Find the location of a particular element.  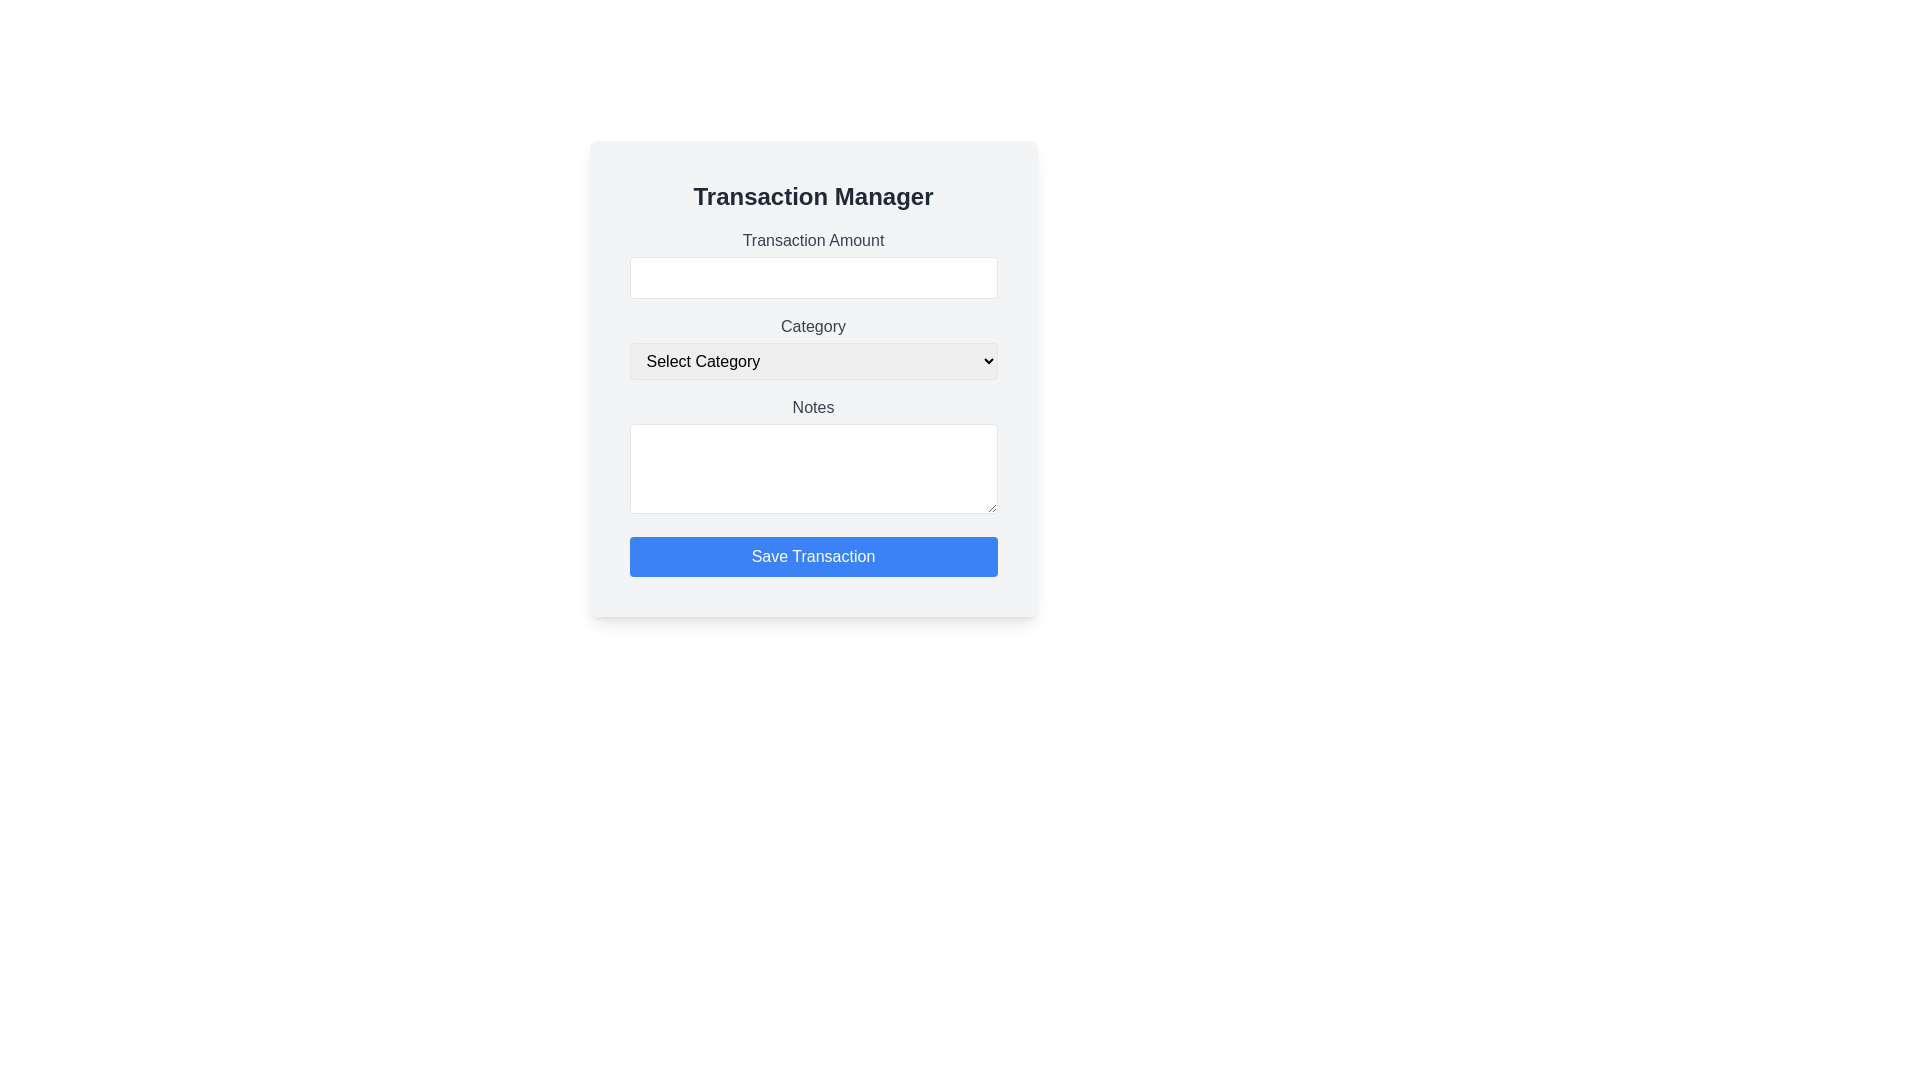

the title text element that indicates the purpose of the surrounding components in the transaction management section is located at coordinates (813, 196).